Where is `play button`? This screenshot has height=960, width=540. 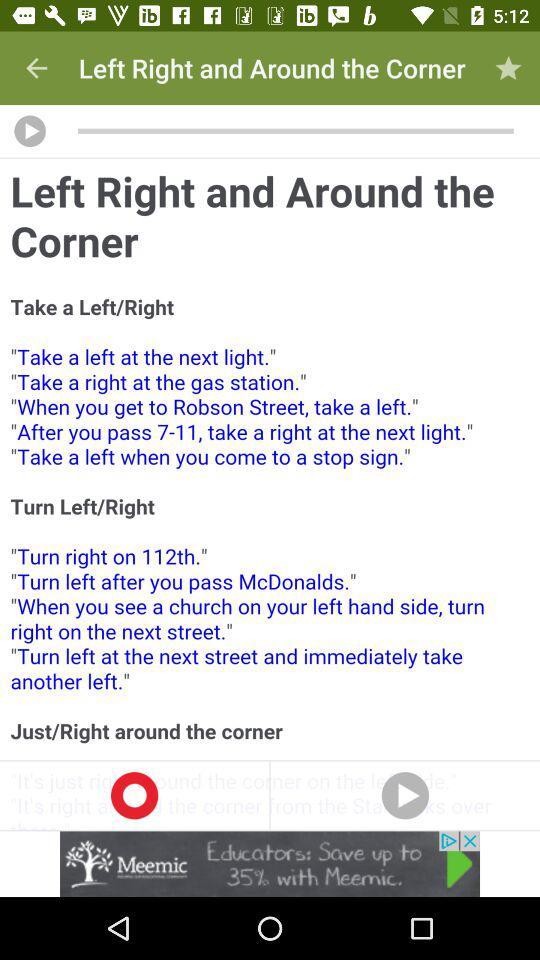
play button is located at coordinates (29, 130).